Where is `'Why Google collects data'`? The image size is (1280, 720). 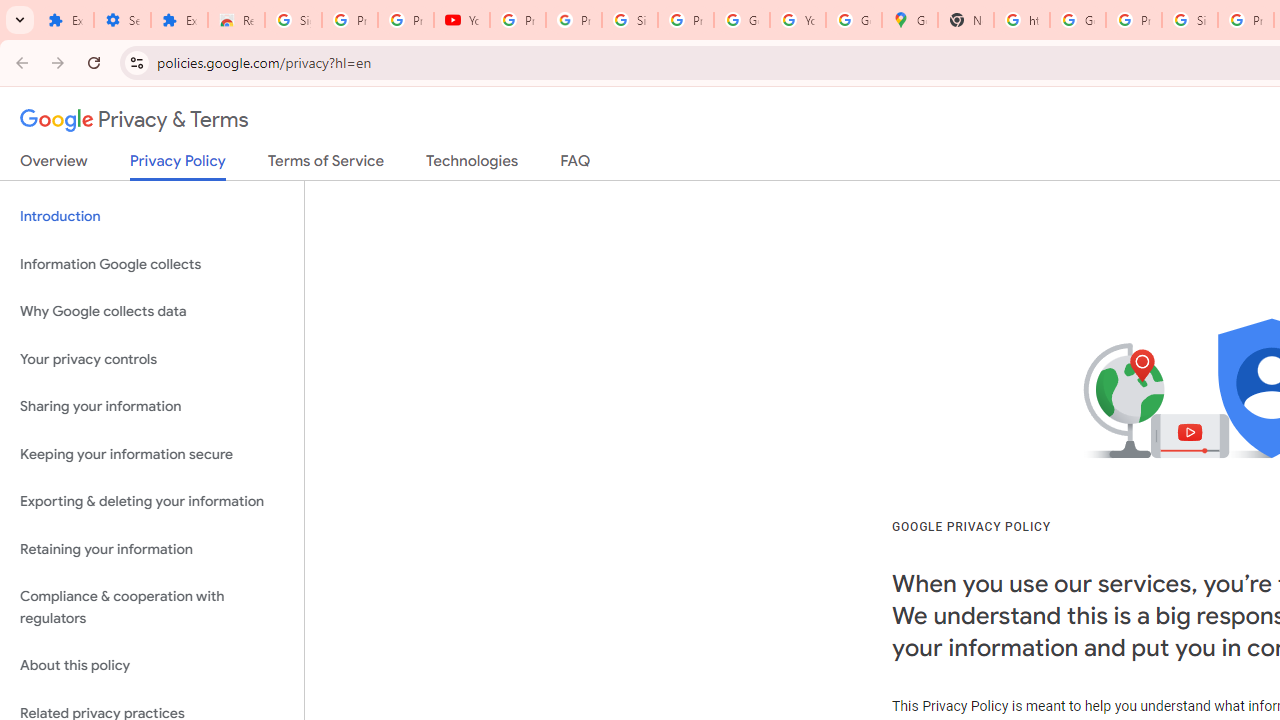 'Why Google collects data' is located at coordinates (151, 312).